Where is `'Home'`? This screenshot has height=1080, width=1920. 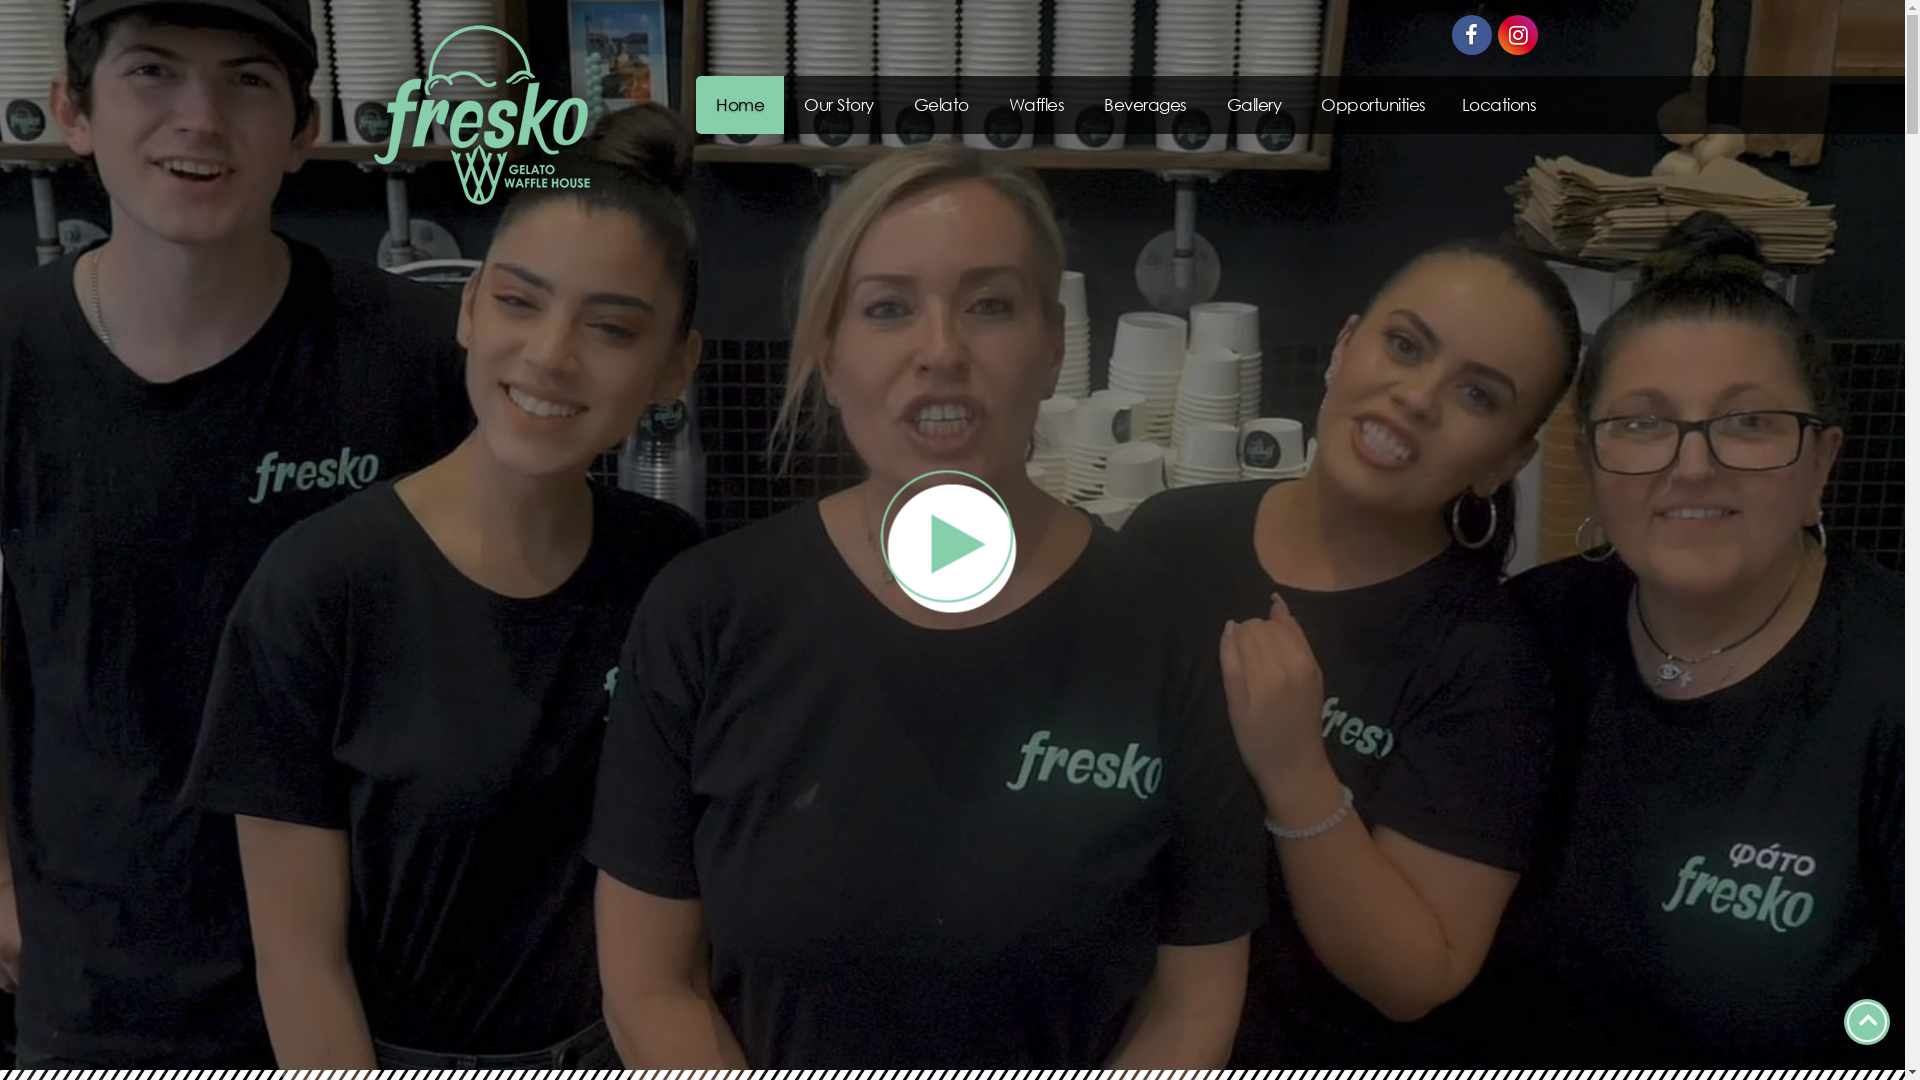
'Home' is located at coordinates (738, 104).